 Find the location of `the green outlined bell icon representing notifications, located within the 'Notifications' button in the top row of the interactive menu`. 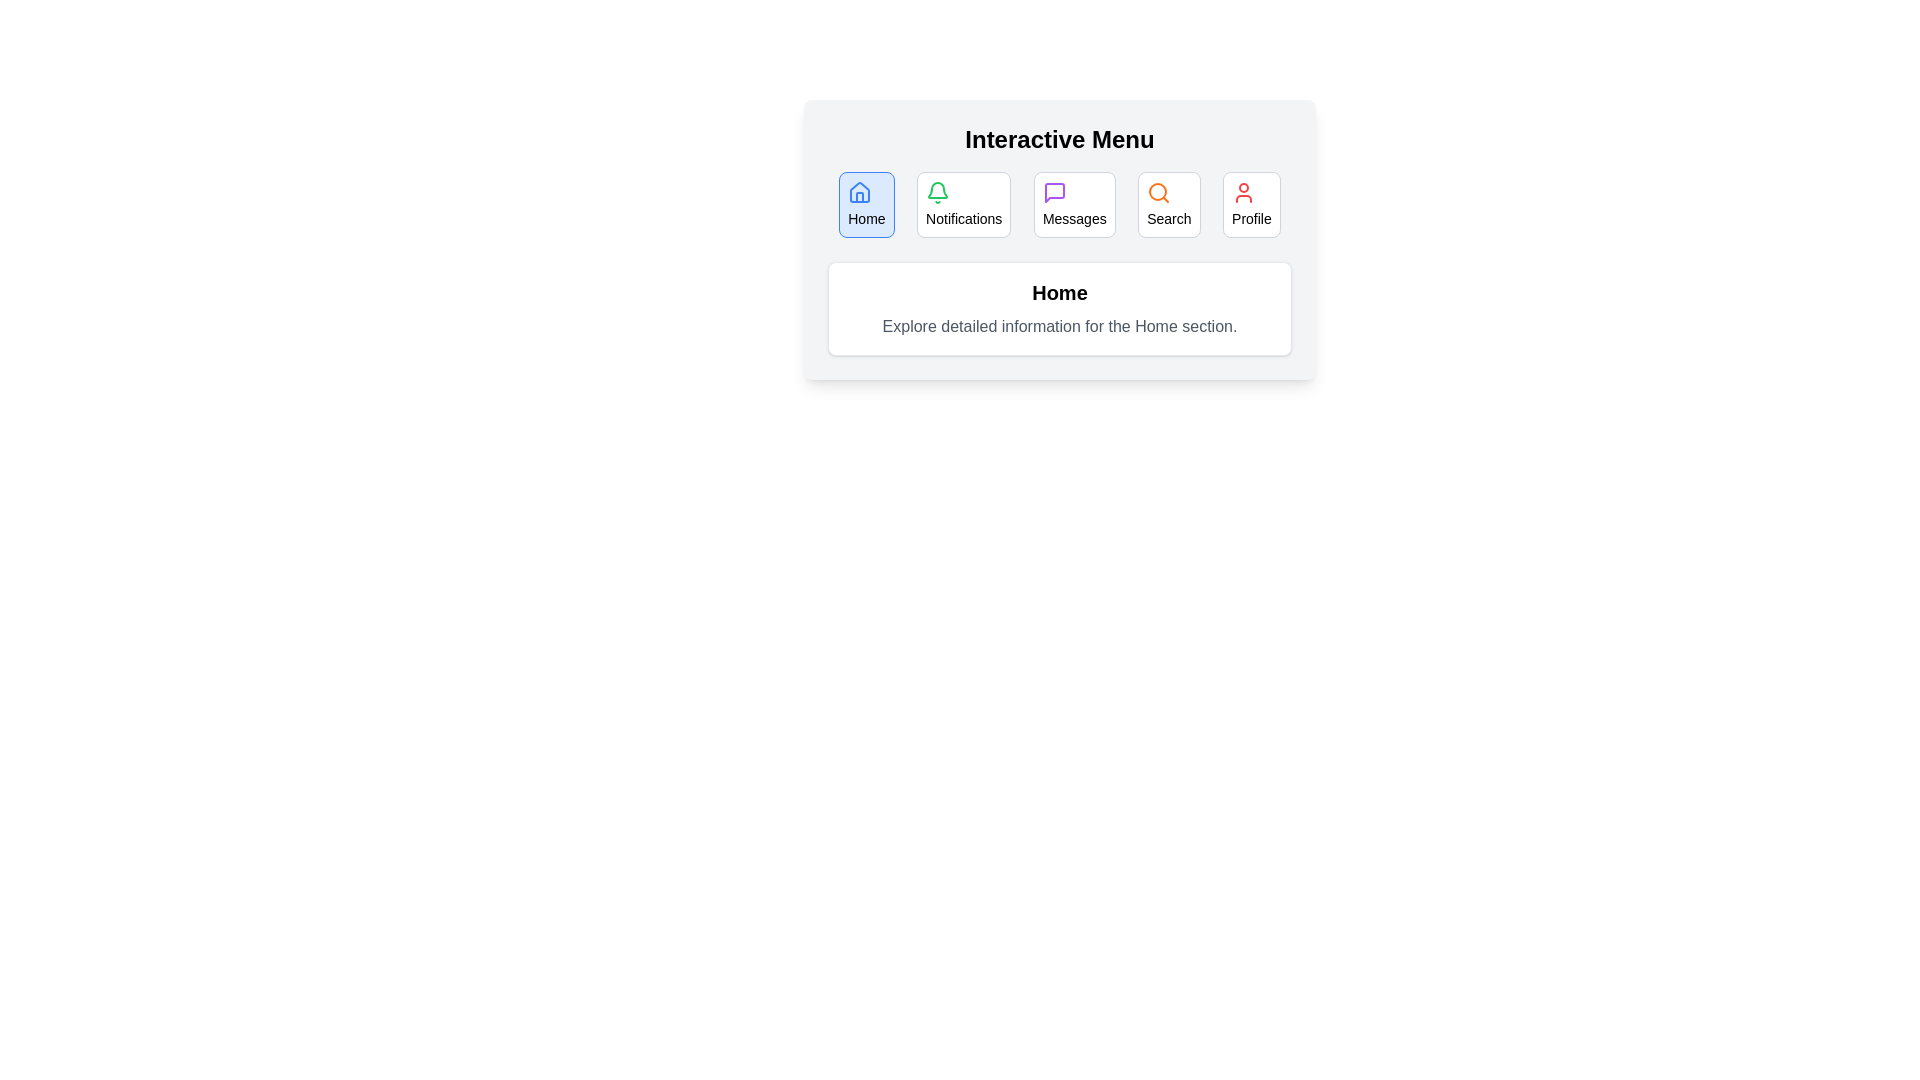

the green outlined bell icon representing notifications, located within the 'Notifications' button in the top row of the interactive menu is located at coordinates (937, 192).